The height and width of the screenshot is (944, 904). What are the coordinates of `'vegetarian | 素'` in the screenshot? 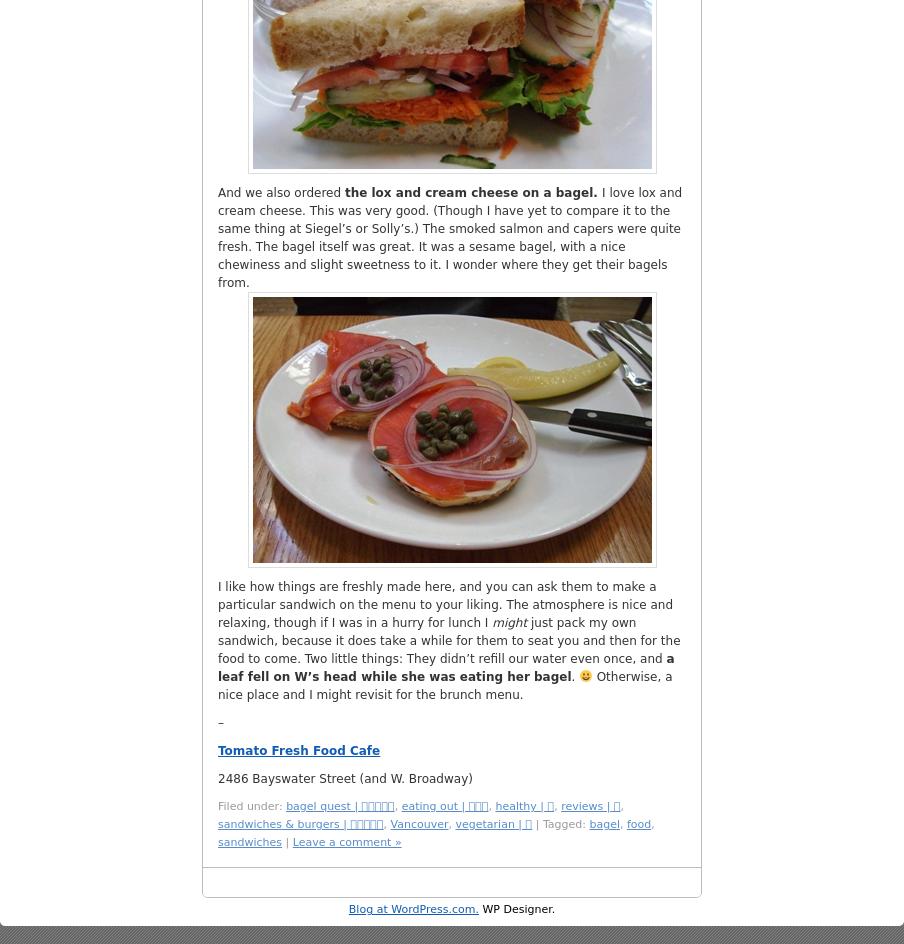 It's located at (453, 823).